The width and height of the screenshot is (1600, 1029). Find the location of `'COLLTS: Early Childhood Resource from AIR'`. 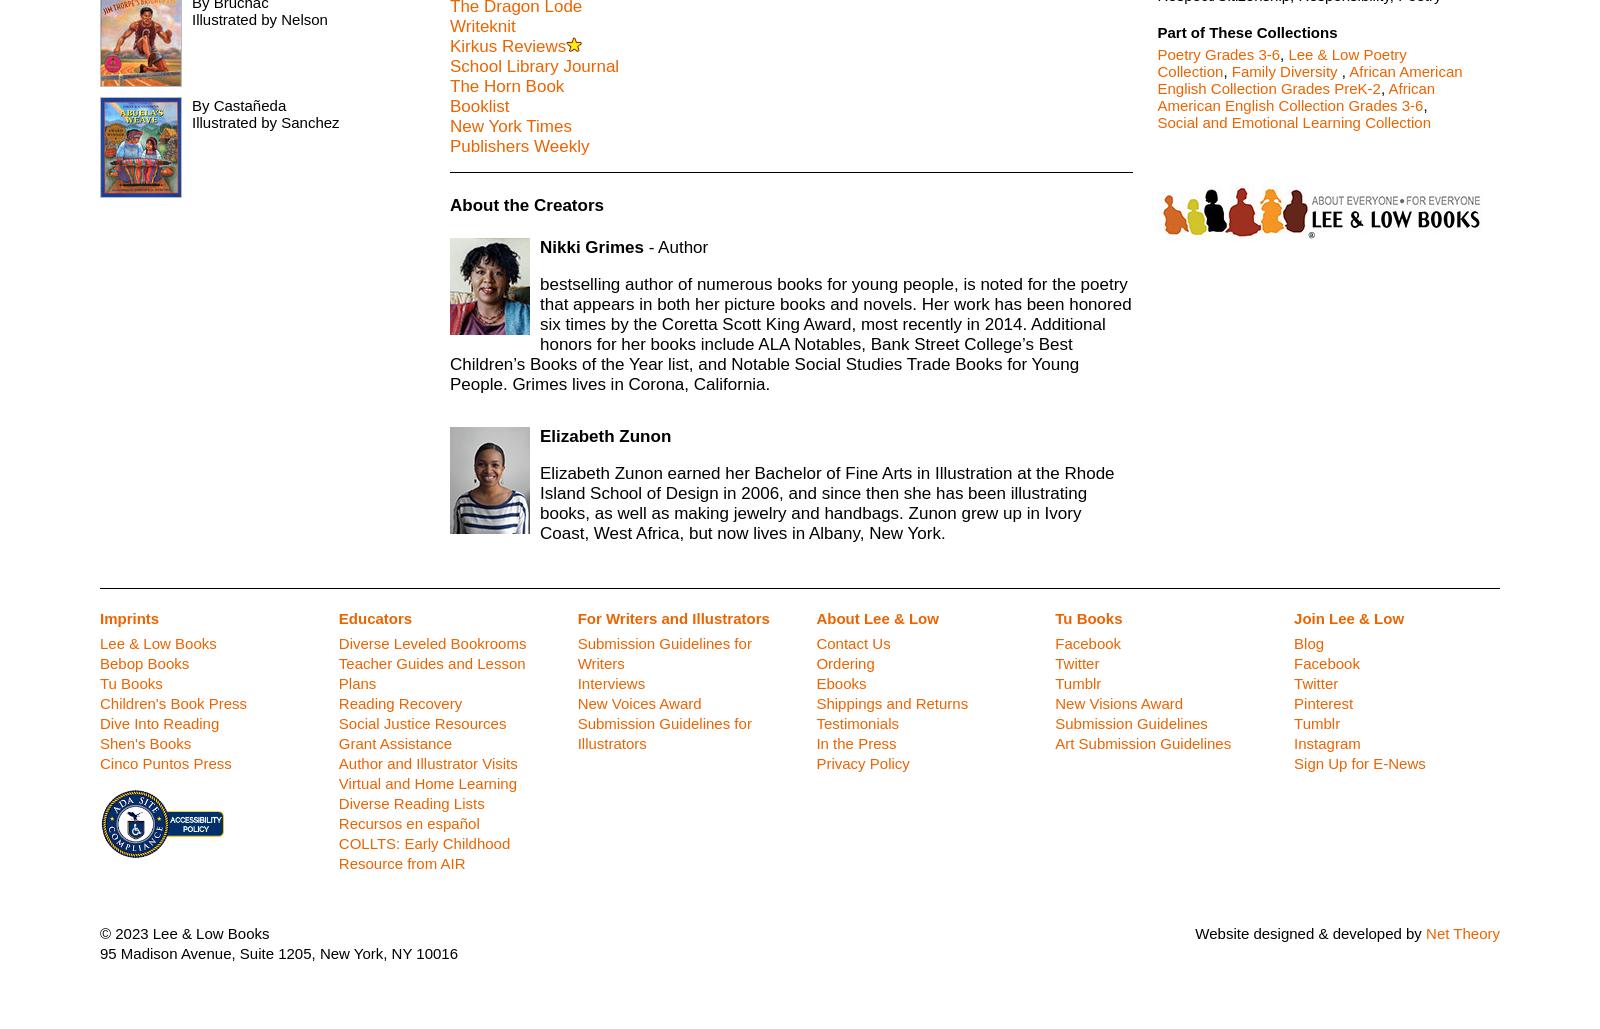

'COLLTS: Early Childhood Resource from AIR' is located at coordinates (423, 852).